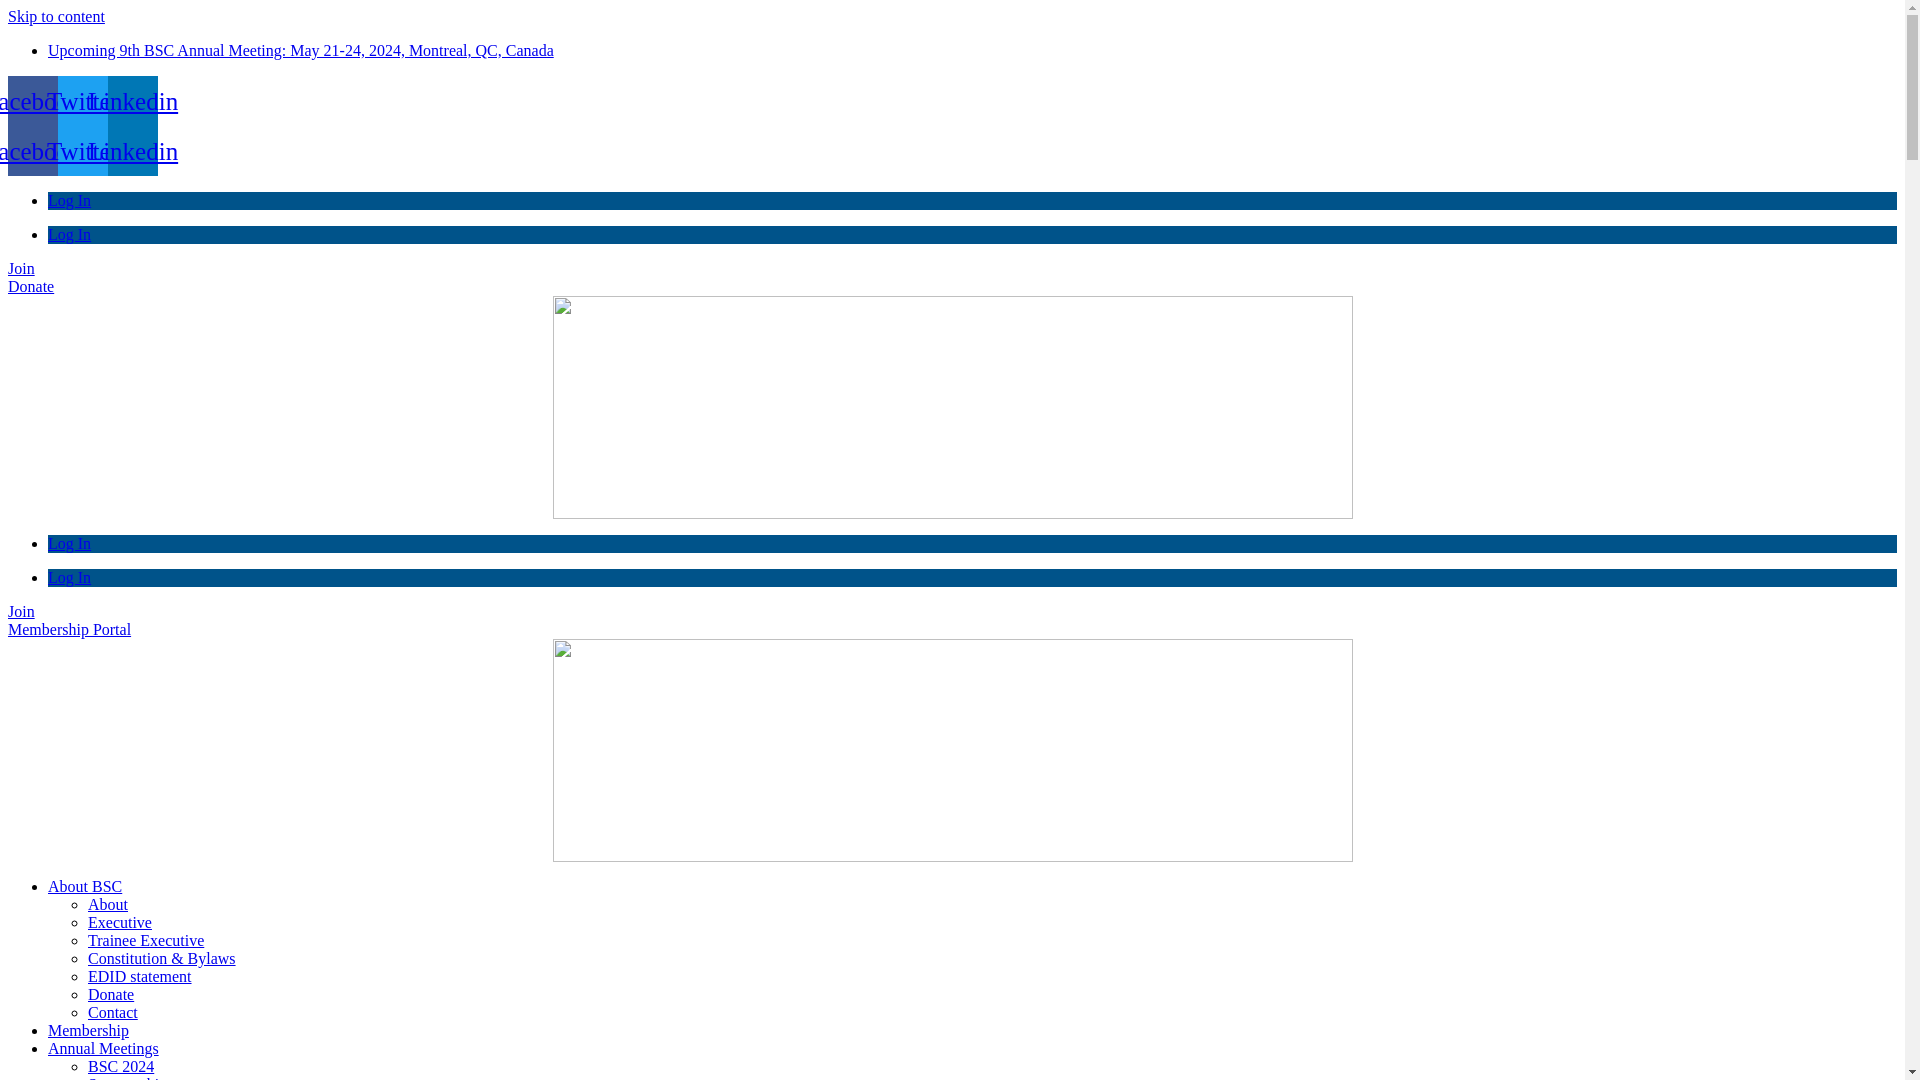  Describe the element at coordinates (144, 940) in the screenshot. I see `'Trainee Executive'` at that location.